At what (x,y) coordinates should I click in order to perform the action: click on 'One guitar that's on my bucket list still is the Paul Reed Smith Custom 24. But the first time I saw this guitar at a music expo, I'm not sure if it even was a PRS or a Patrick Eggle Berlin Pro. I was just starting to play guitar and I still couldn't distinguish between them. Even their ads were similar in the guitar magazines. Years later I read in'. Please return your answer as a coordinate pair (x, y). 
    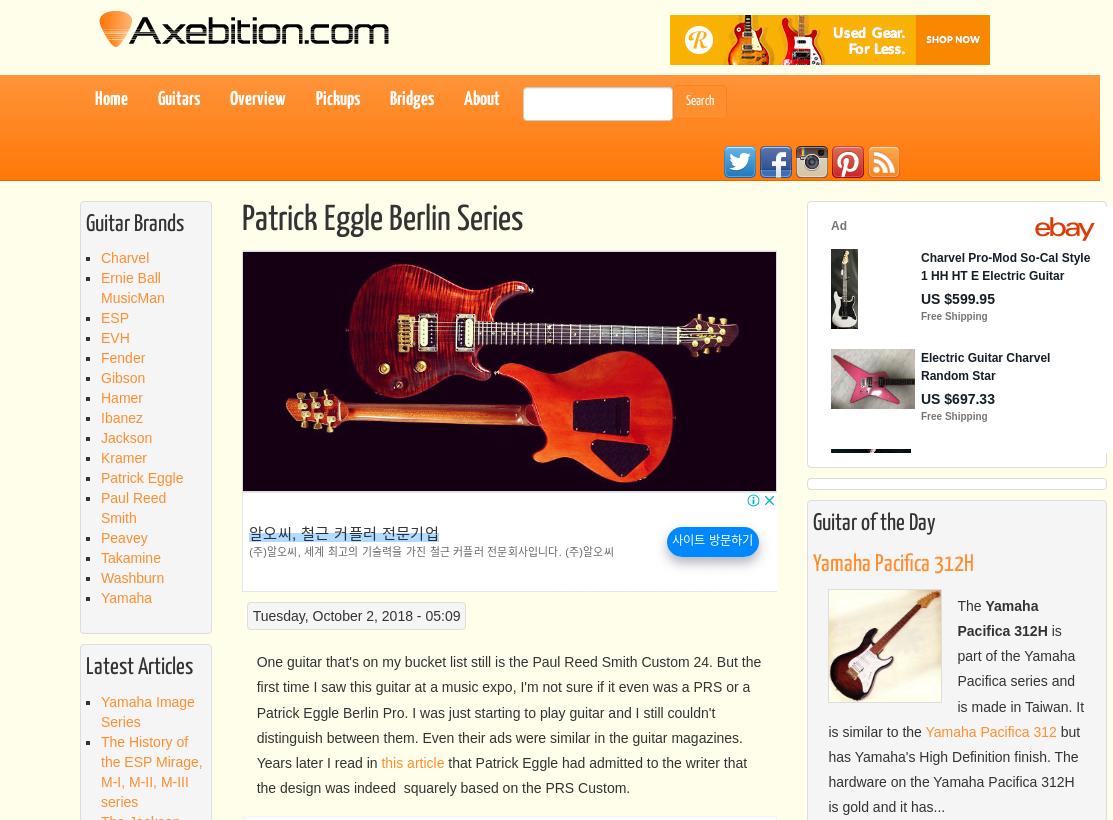
    Looking at the image, I should click on (508, 712).